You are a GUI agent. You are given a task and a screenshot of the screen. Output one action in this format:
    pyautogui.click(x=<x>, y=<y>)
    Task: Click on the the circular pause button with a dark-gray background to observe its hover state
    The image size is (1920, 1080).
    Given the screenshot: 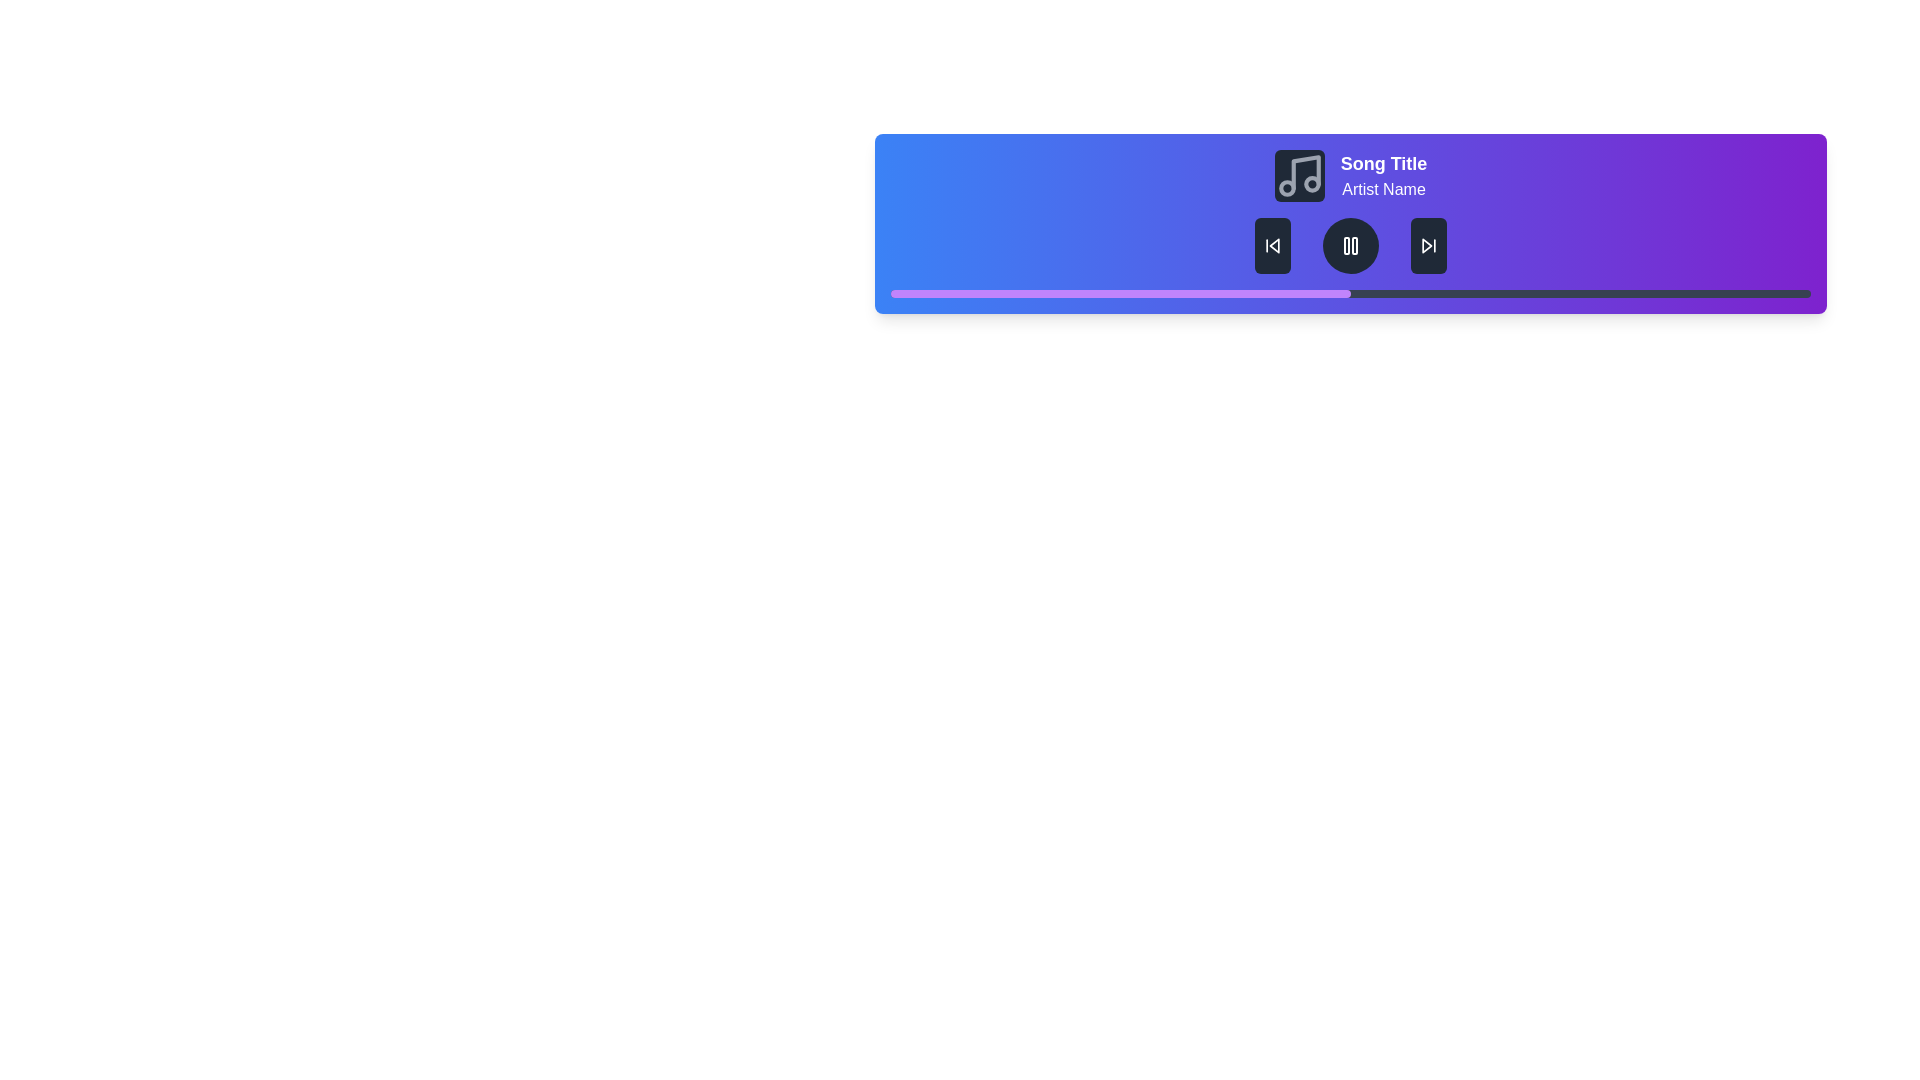 What is the action you would take?
    pyautogui.click(x=1350, y=245)
    